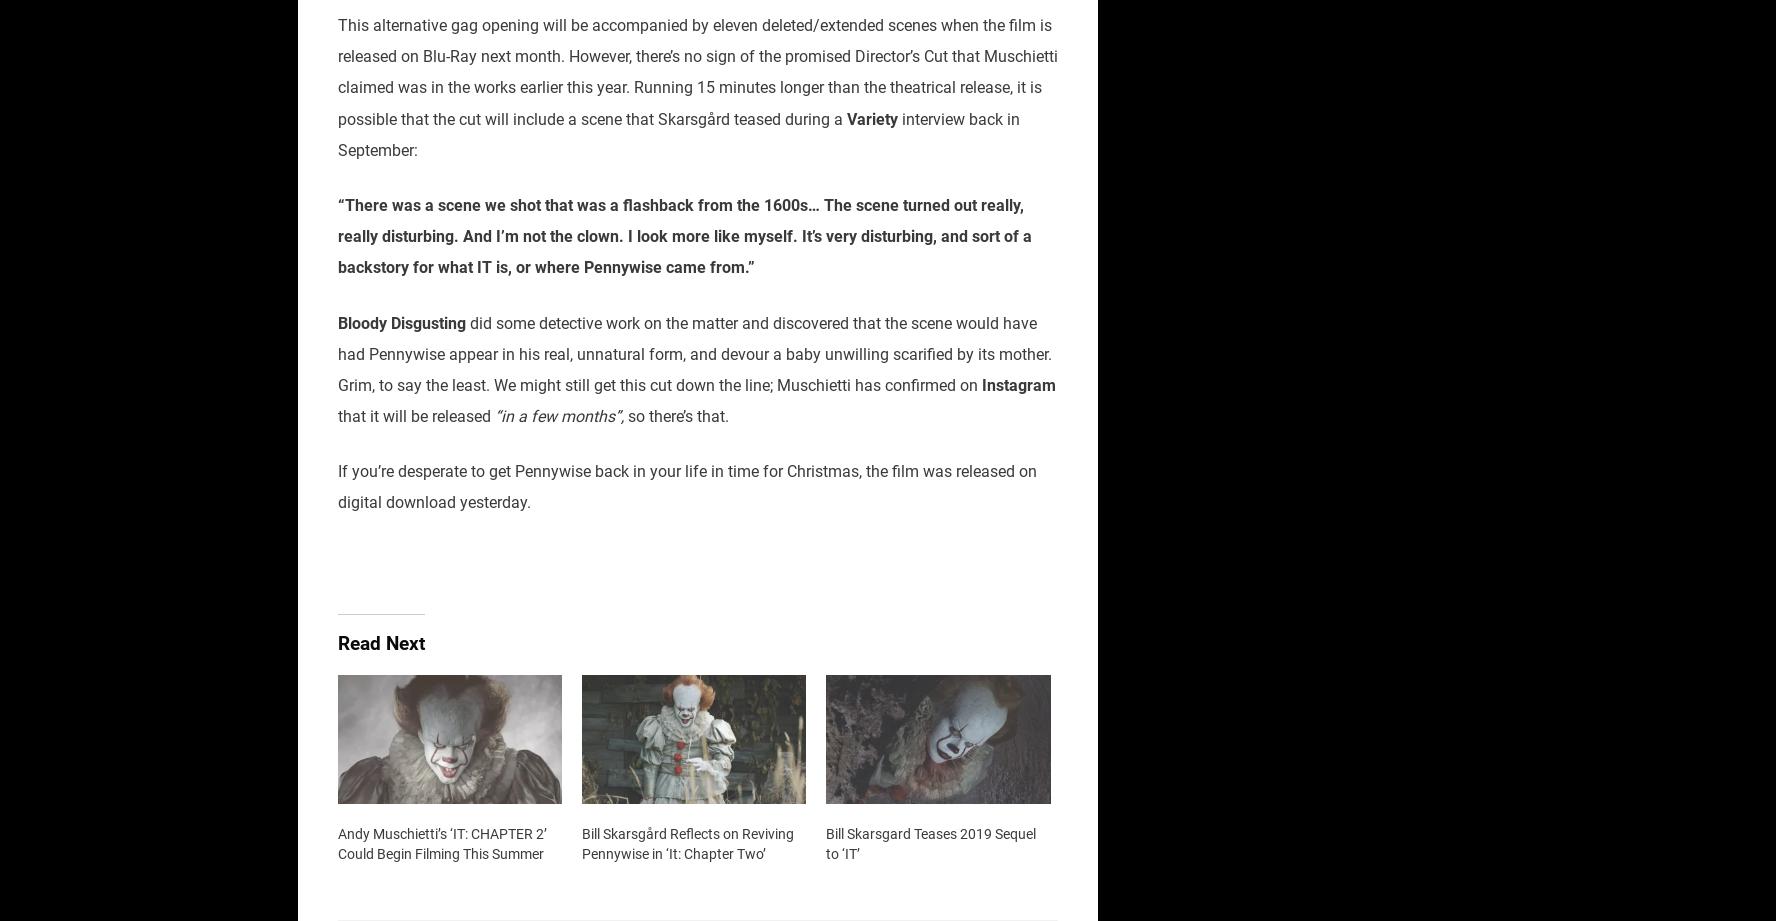 The image size is (1776, 921). What do you see at coordinates (561, 416) in the screenshot?
I see `'“in a few months”,'` at bounding box center [561, 416].